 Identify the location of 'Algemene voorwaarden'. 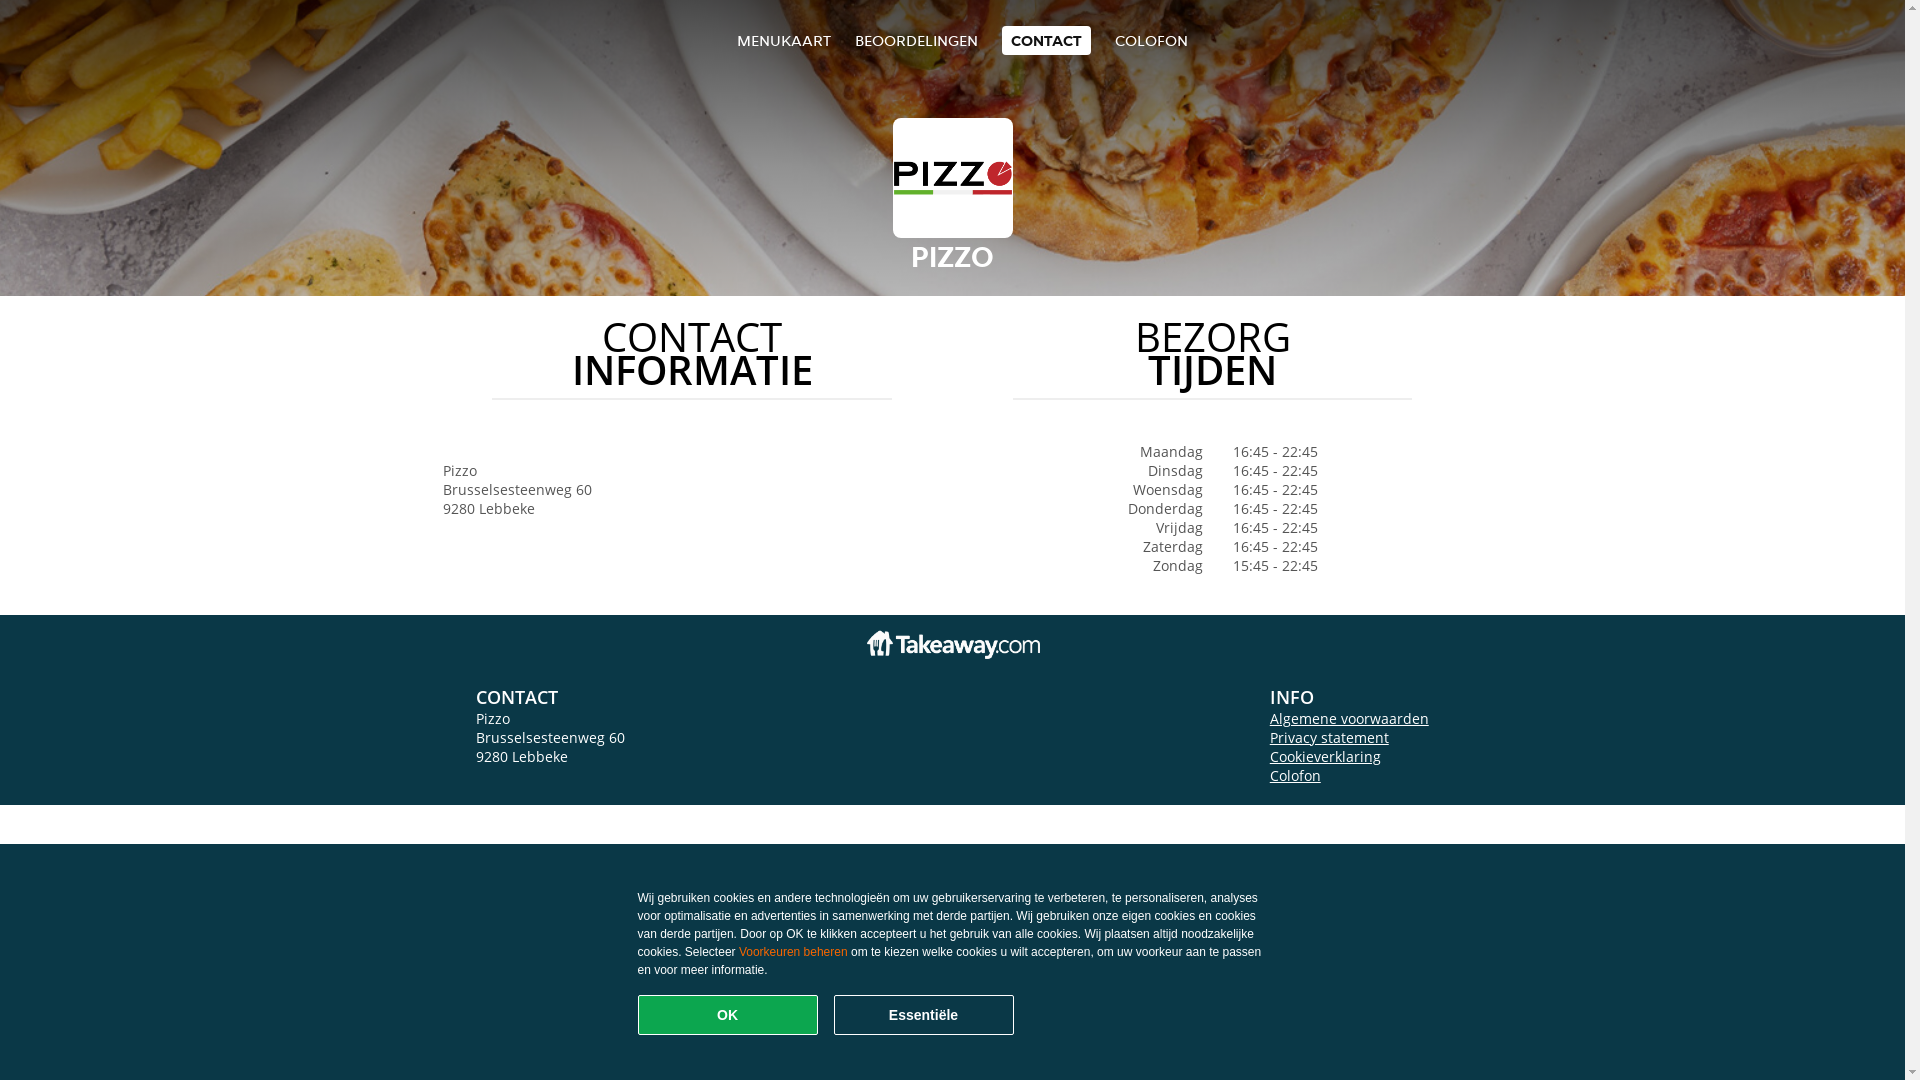
(1349, 717).